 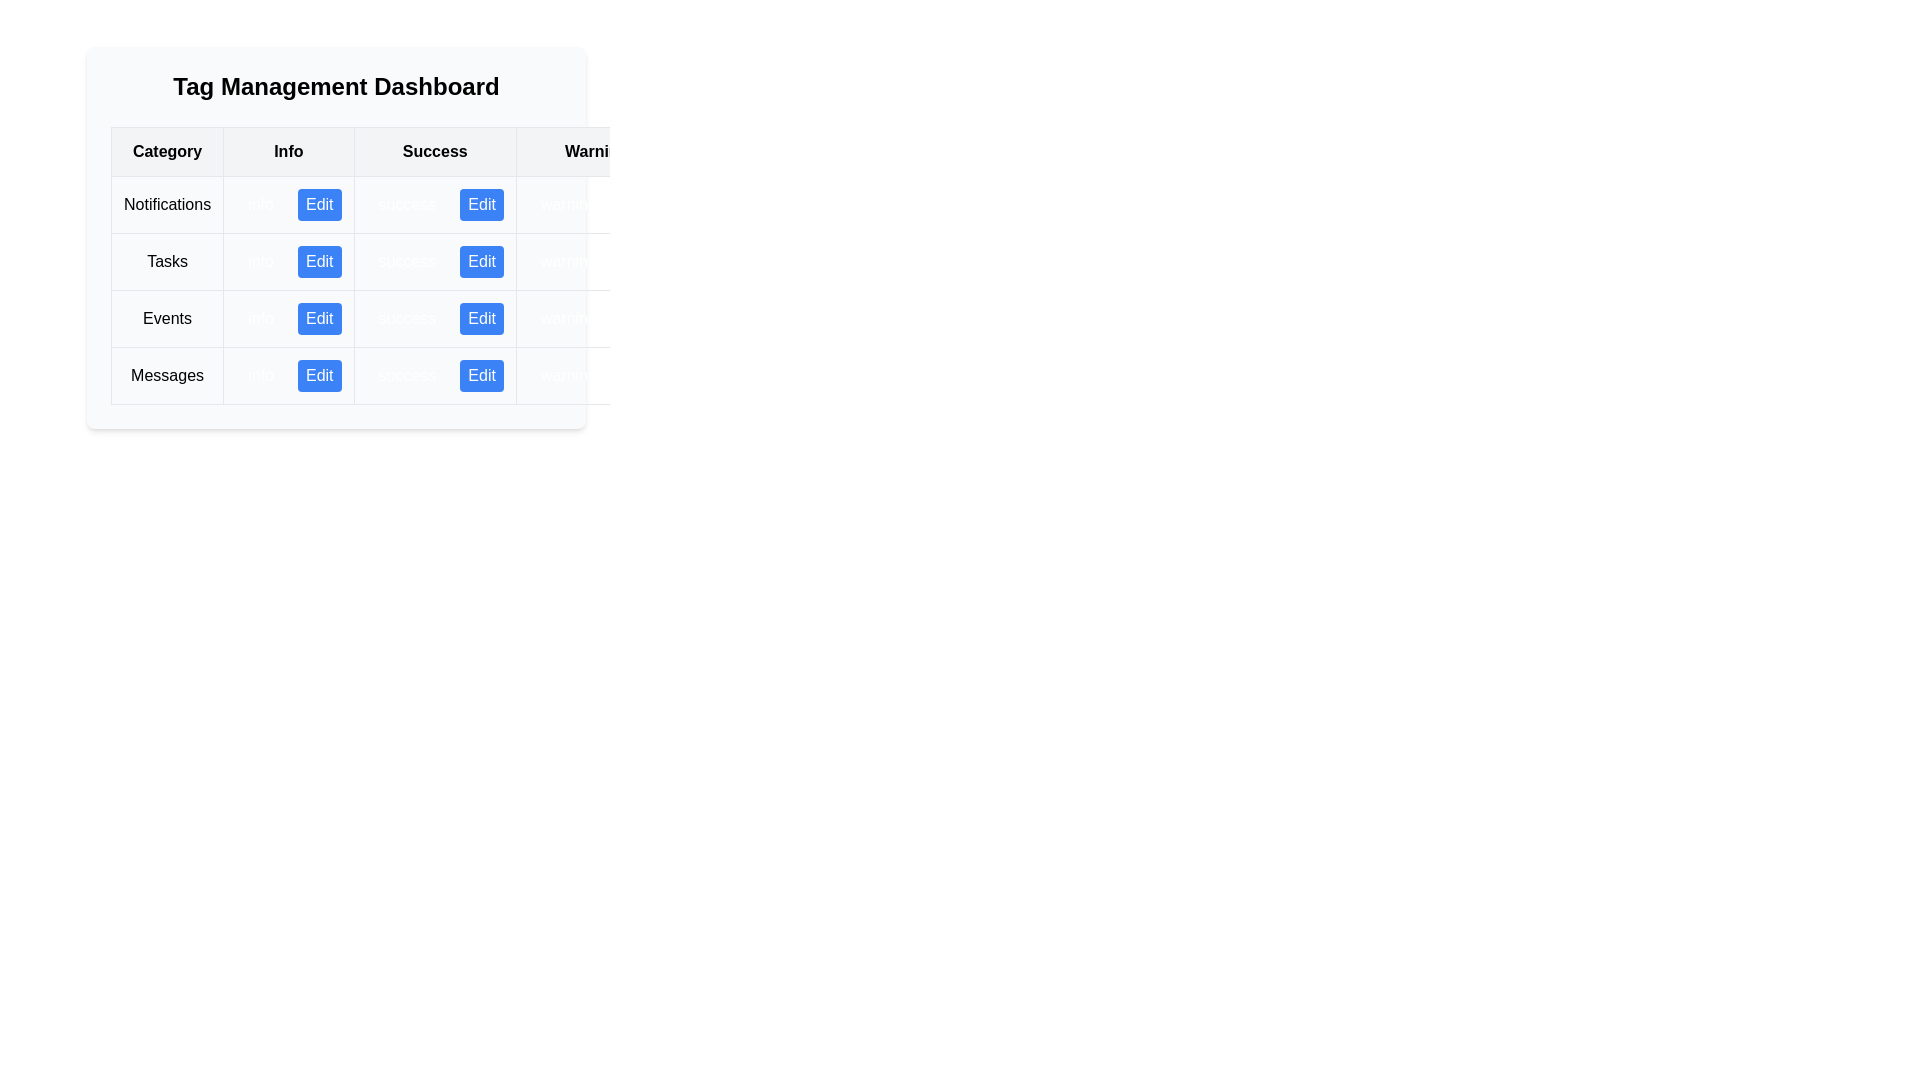 What do you see at coordinates (167, 150) in the screenshot?
I see `text content of the 'Category' label, which is a bold black text on a light gray background located on the left side of a row of five elements` at bounding box center [167, 150].